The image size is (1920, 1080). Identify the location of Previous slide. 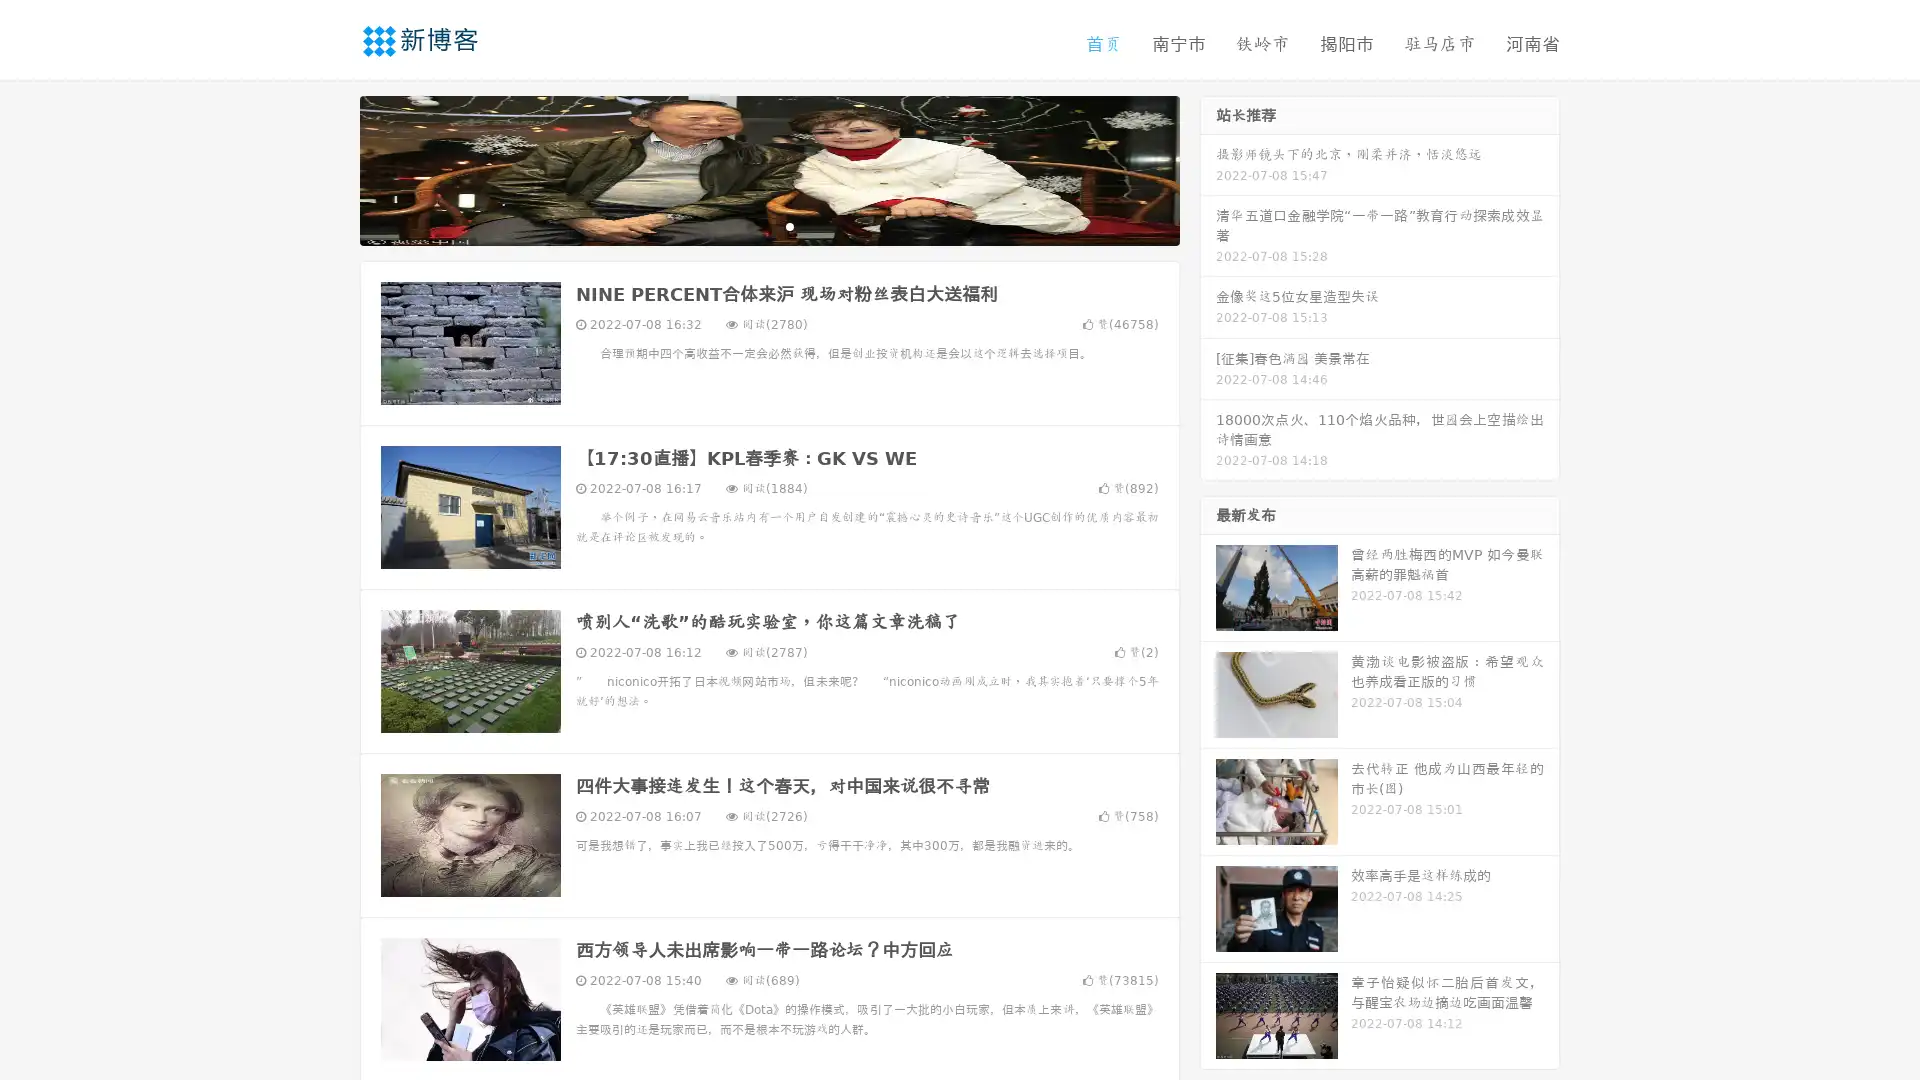
(330, 168).